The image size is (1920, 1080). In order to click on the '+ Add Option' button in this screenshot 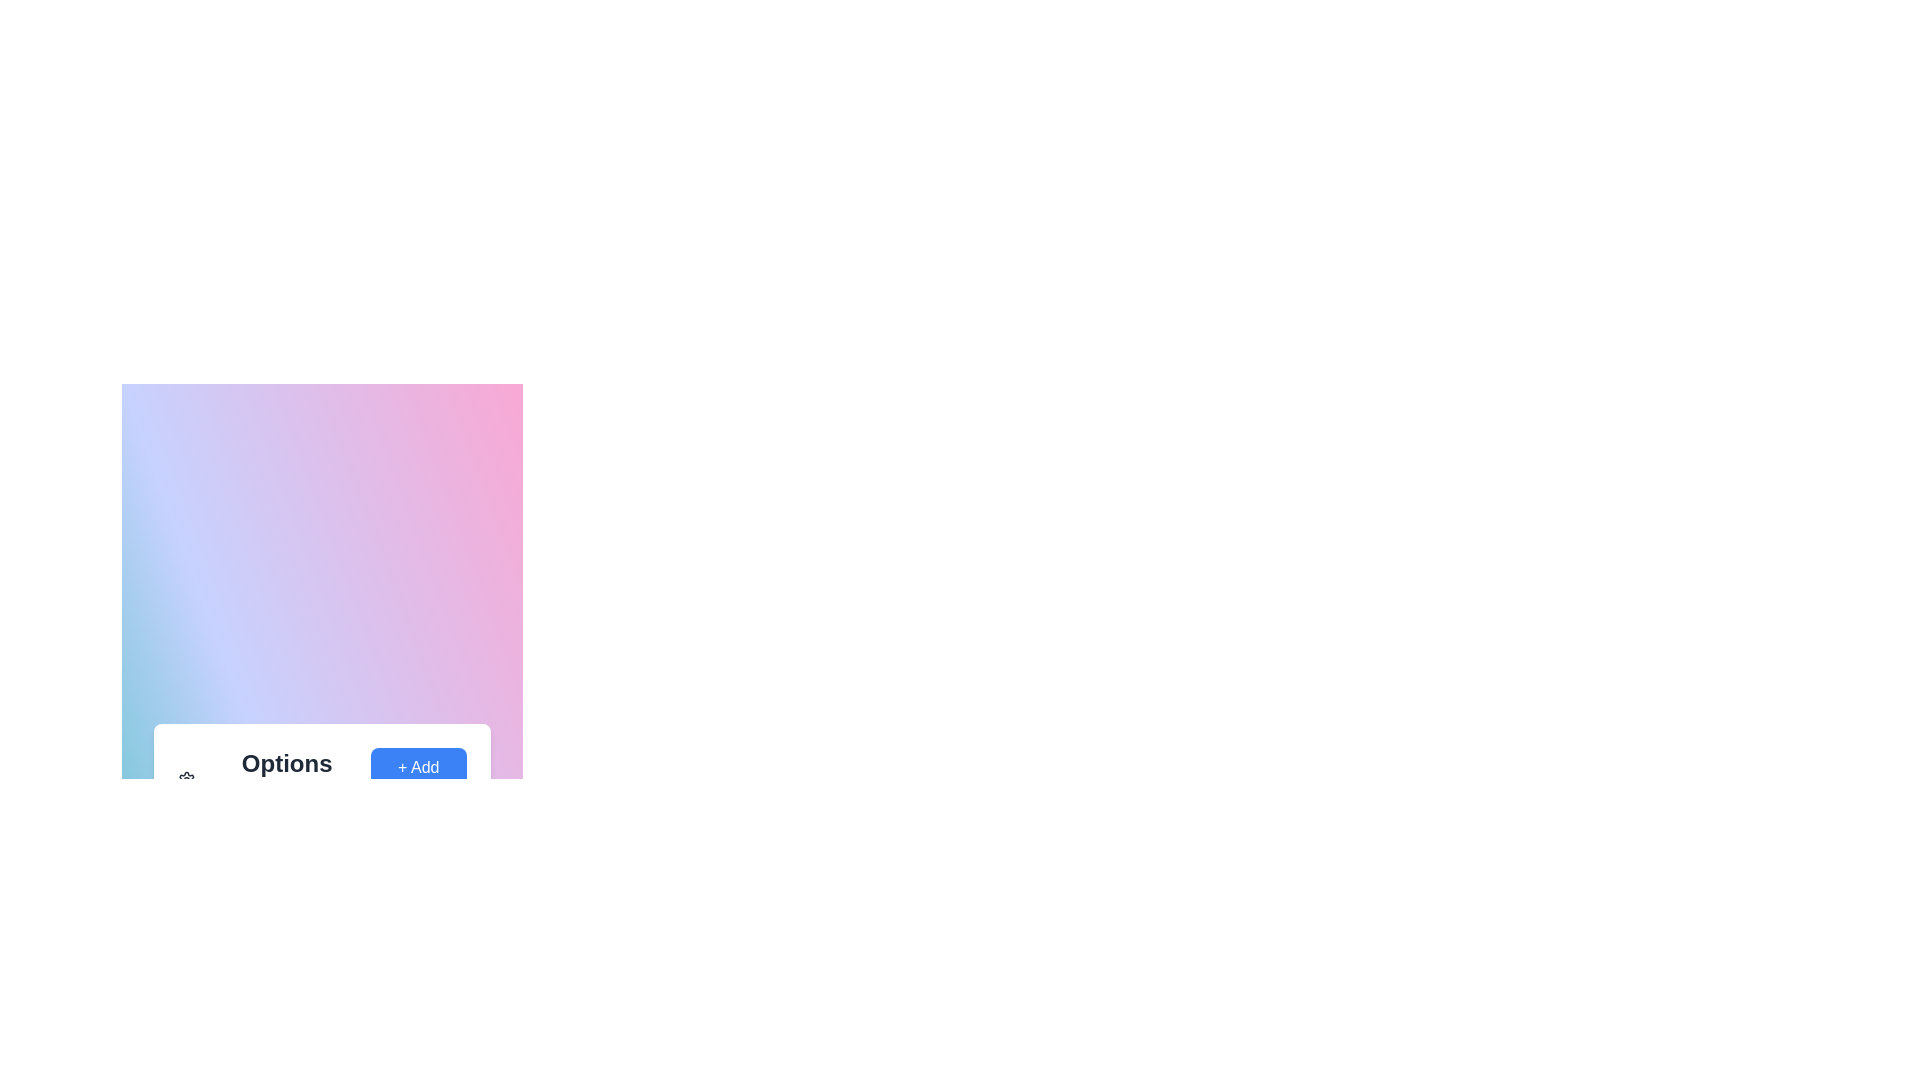, I will do `click(417, 778)`.